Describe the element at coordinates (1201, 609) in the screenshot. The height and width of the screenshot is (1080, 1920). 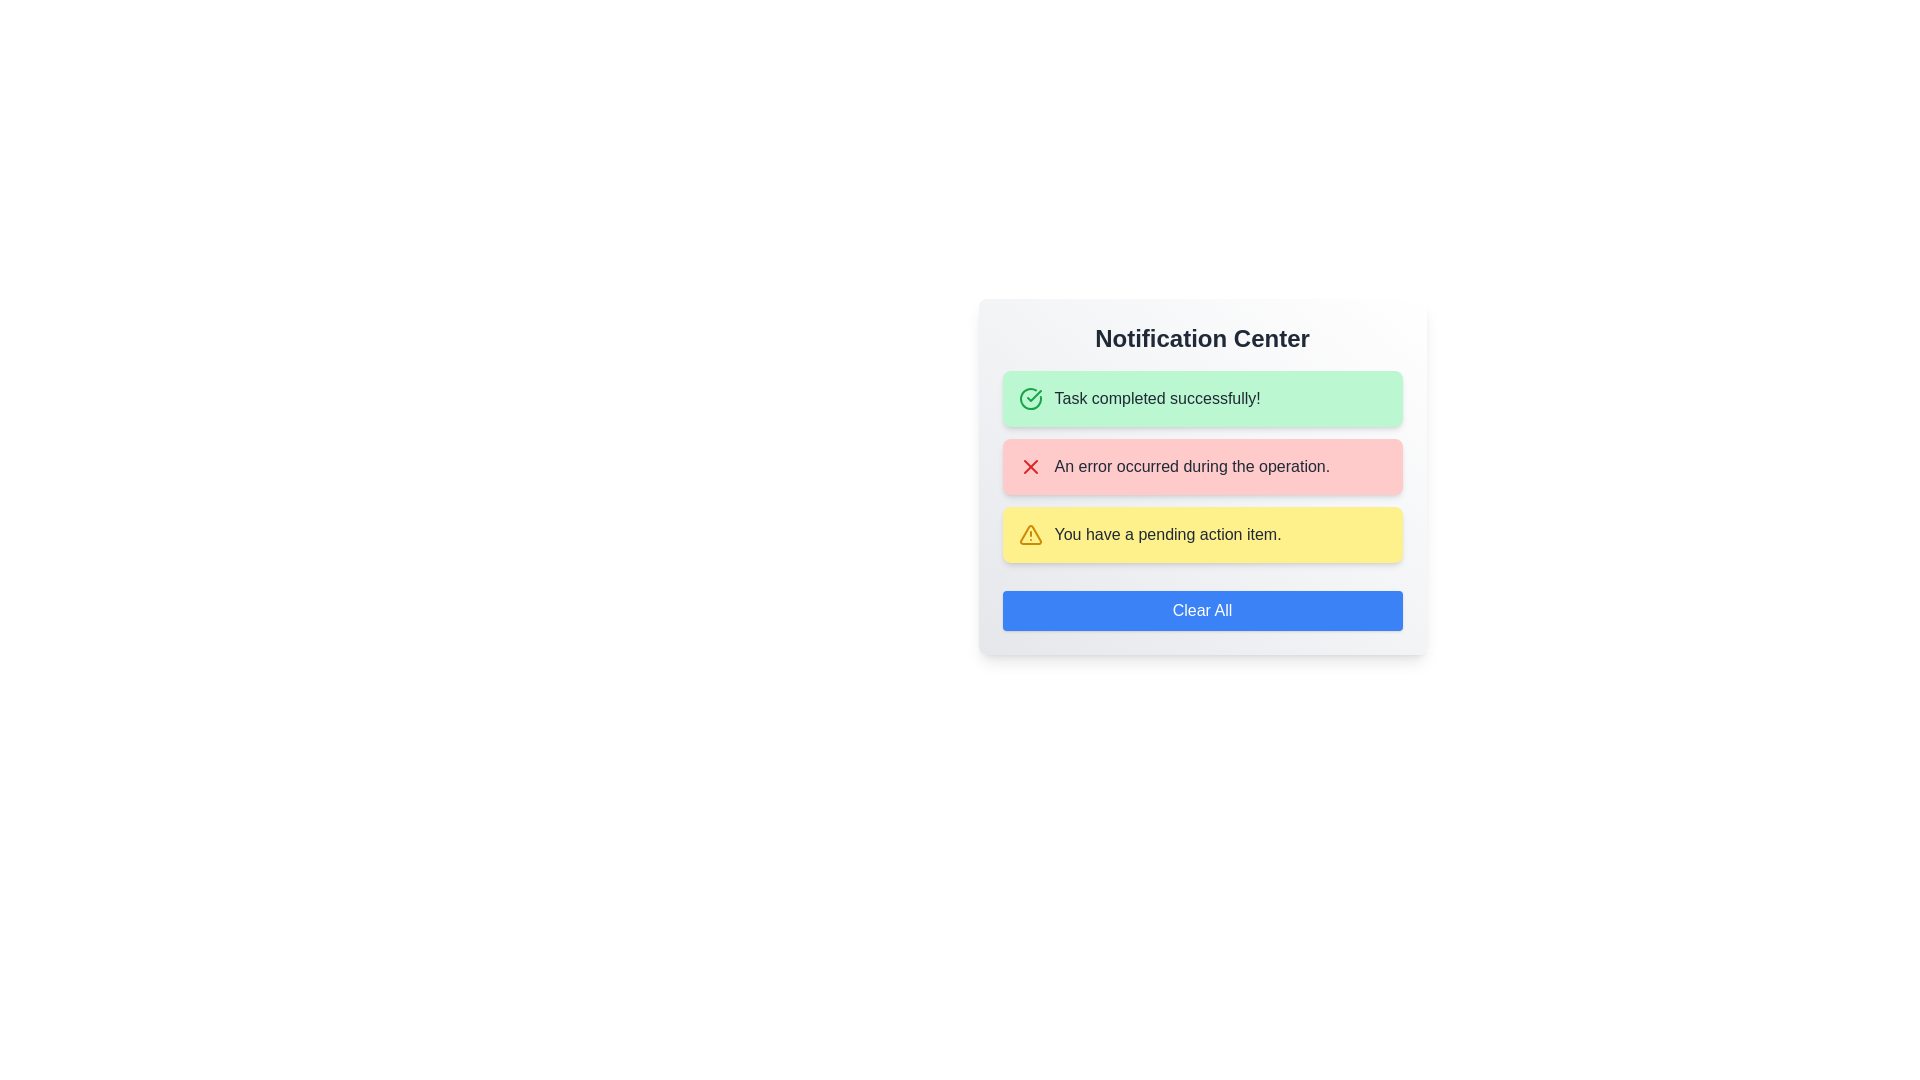
I see `the 'Clear All' button located at the bottom of the Notification Center` at that location.